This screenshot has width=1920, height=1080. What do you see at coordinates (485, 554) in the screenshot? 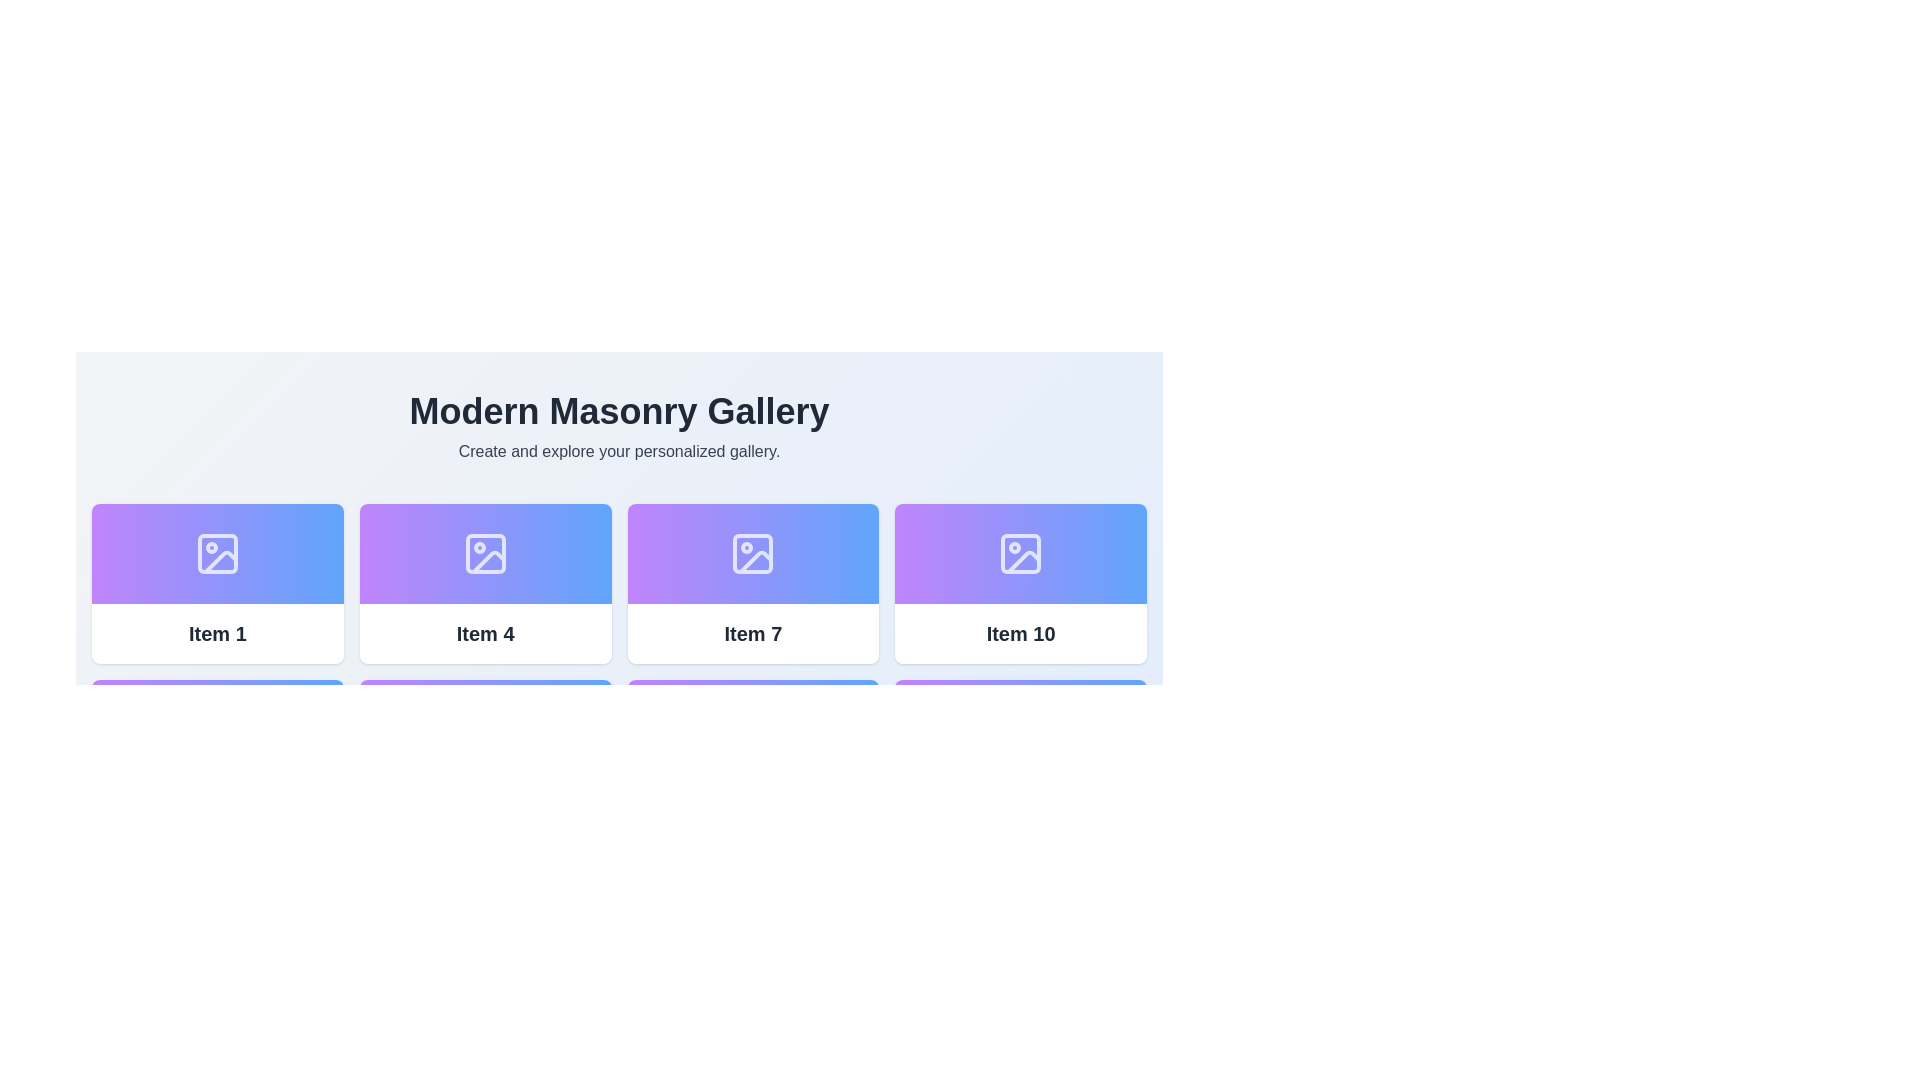
I see `the image placeholder card component with a gradient background from its position in the interface` at bounding box center [485, 554].